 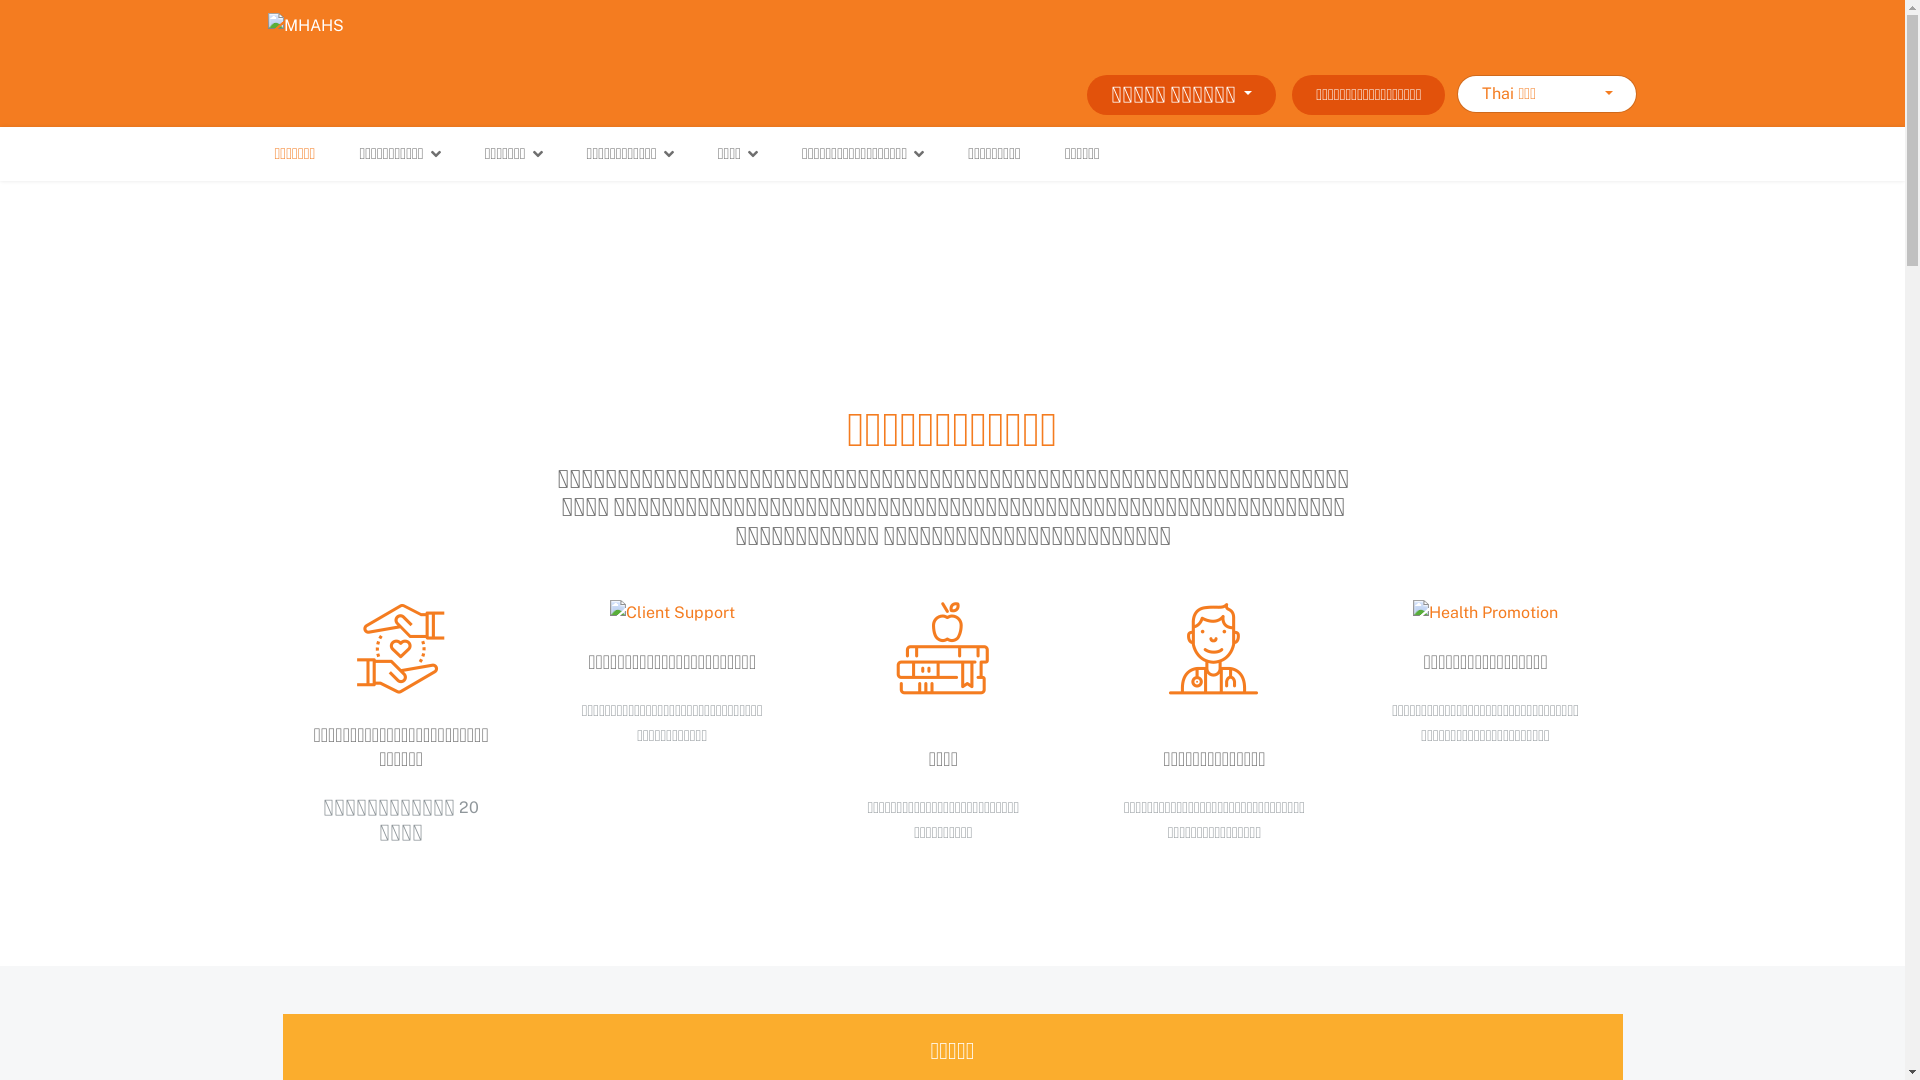 What do you see at coordinates (672, 612) in the screenshot?
I see `'Client Support'` at bounding box center [672, 612].